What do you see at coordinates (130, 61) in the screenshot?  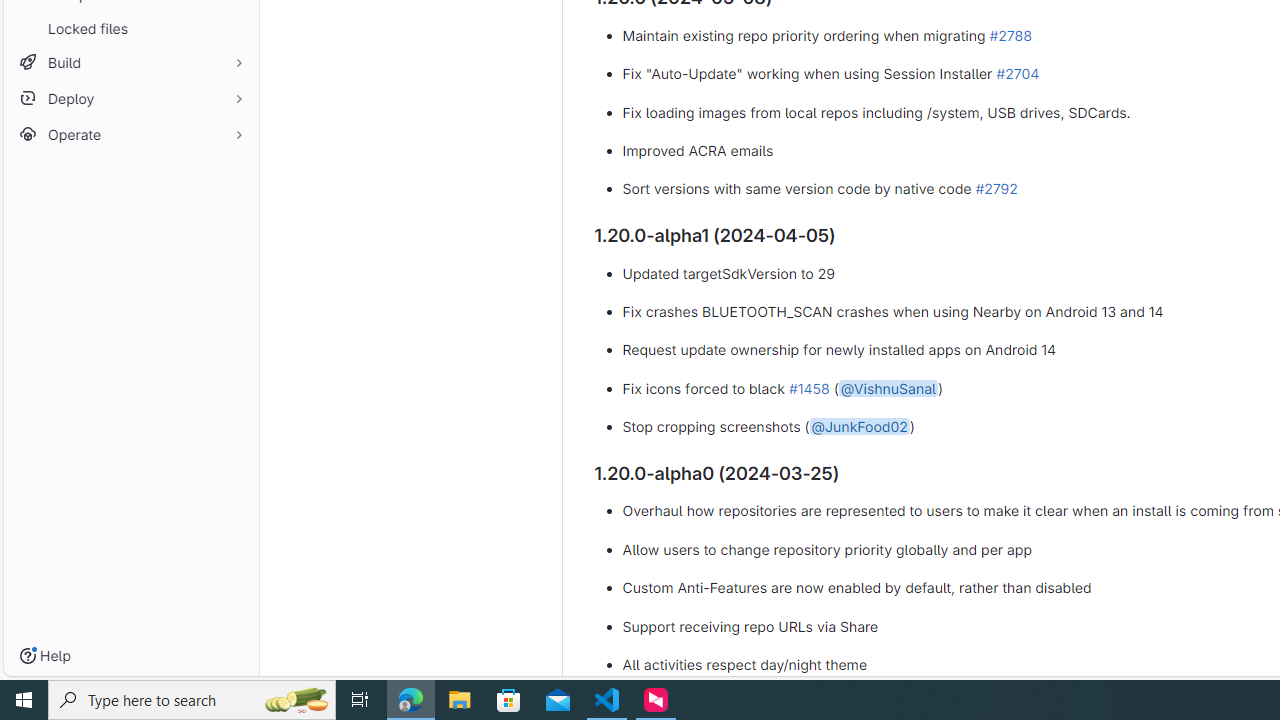 I see `'Build'` at bounding box center [130, 61].